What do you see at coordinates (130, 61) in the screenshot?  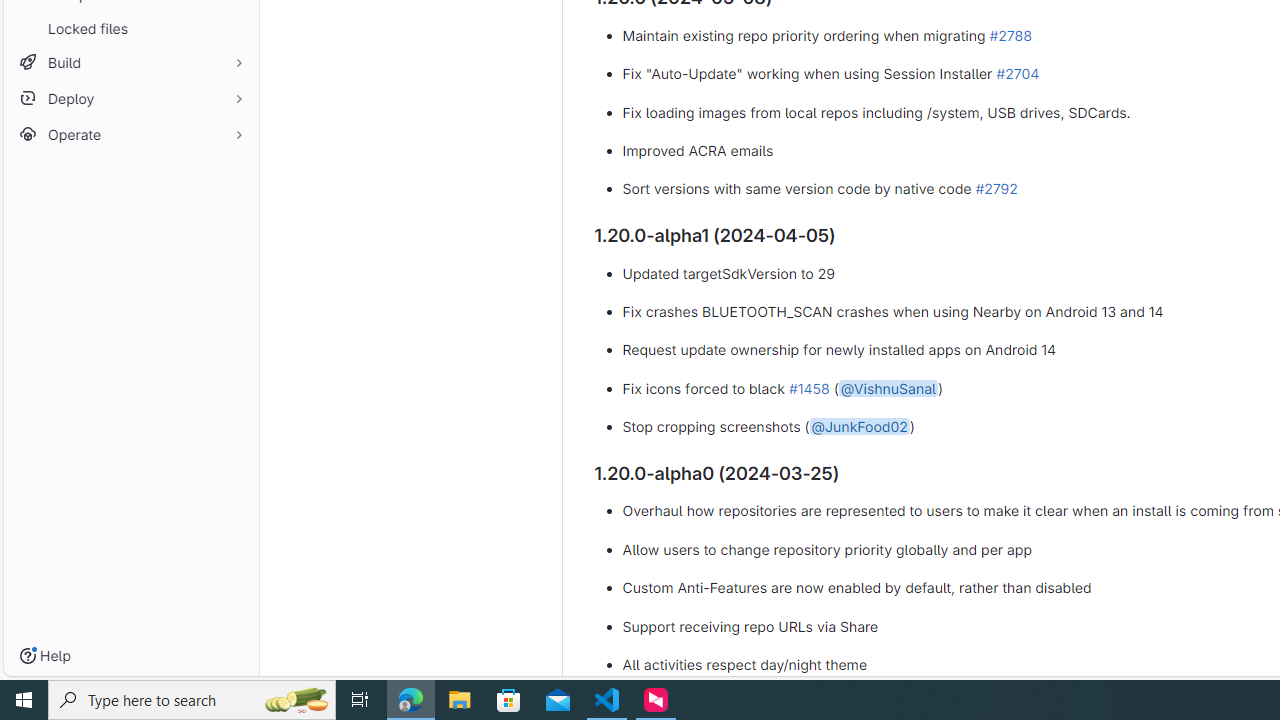 I see `'Build'` at bounding box center [130, 61].